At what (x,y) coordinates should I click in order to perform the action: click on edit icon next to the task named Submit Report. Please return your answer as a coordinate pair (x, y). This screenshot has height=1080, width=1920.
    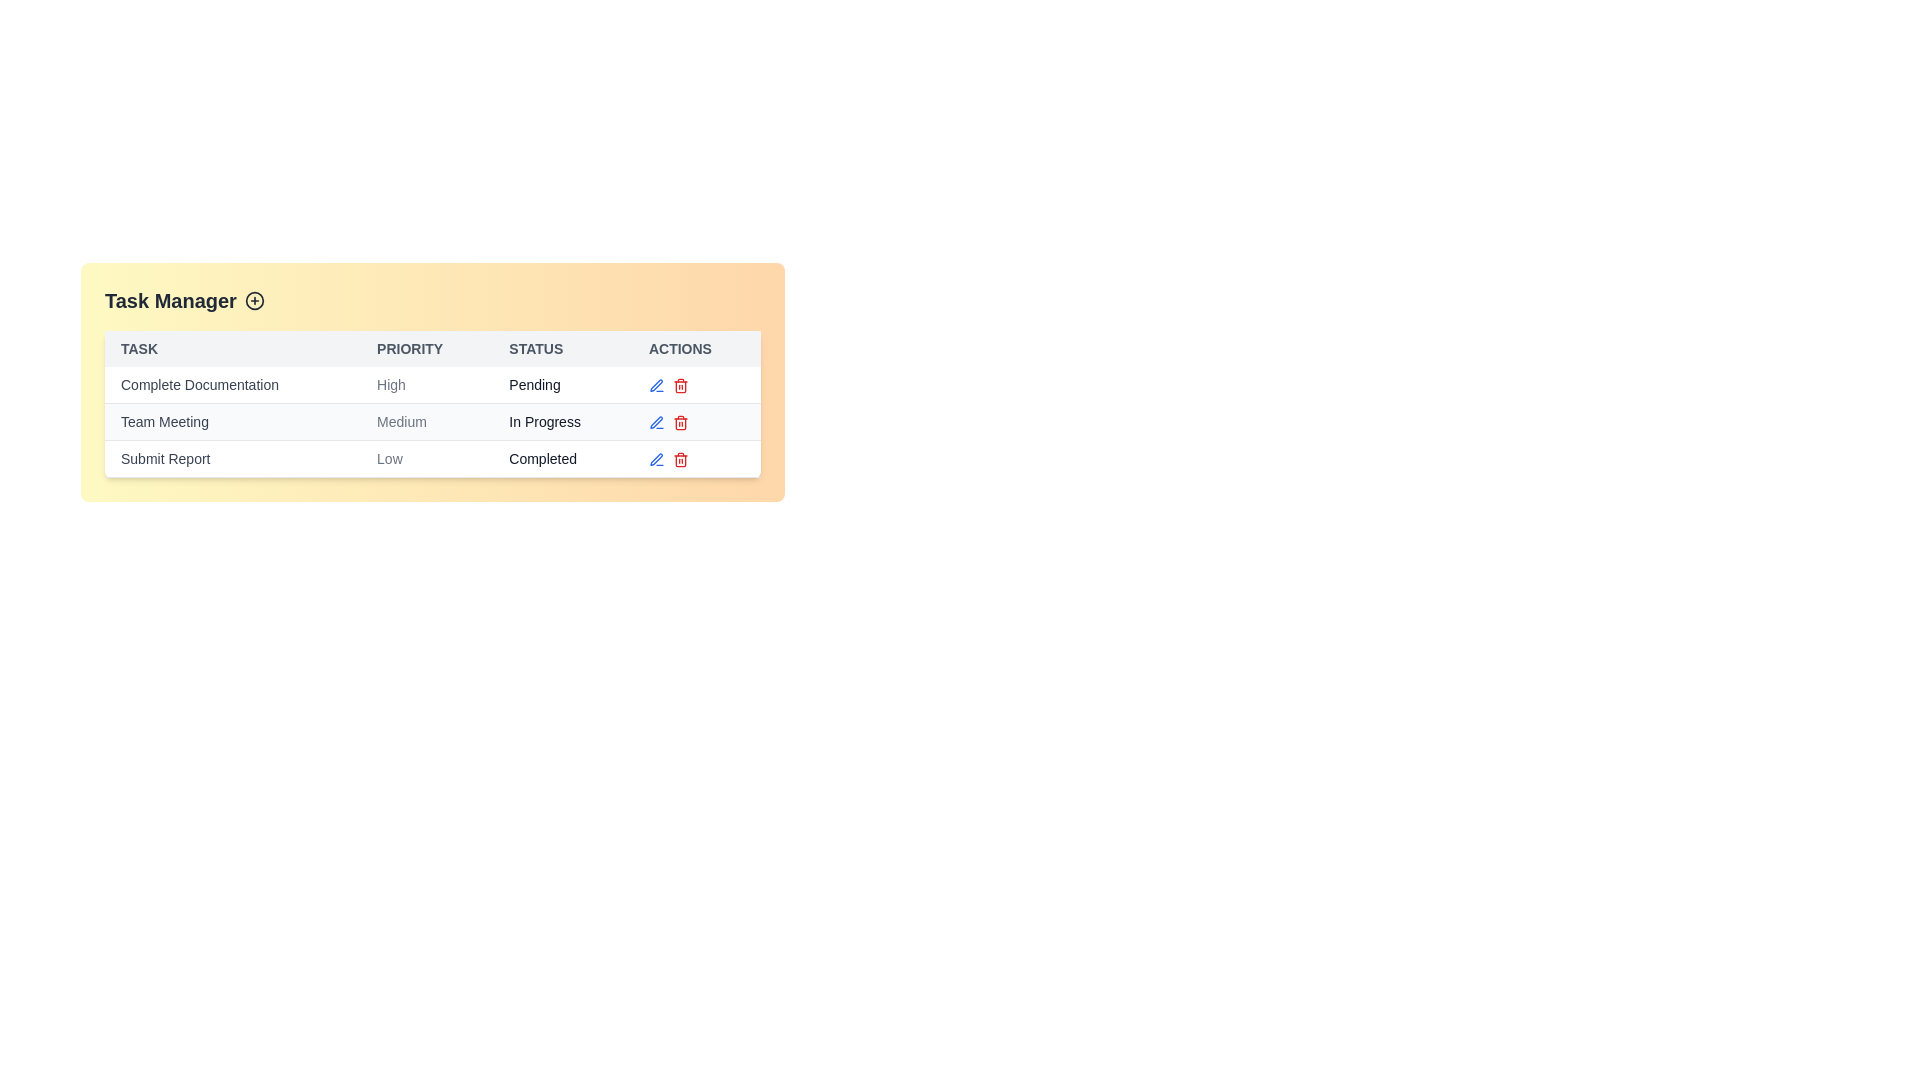
    Looking at the image, I should click on (657, 459).